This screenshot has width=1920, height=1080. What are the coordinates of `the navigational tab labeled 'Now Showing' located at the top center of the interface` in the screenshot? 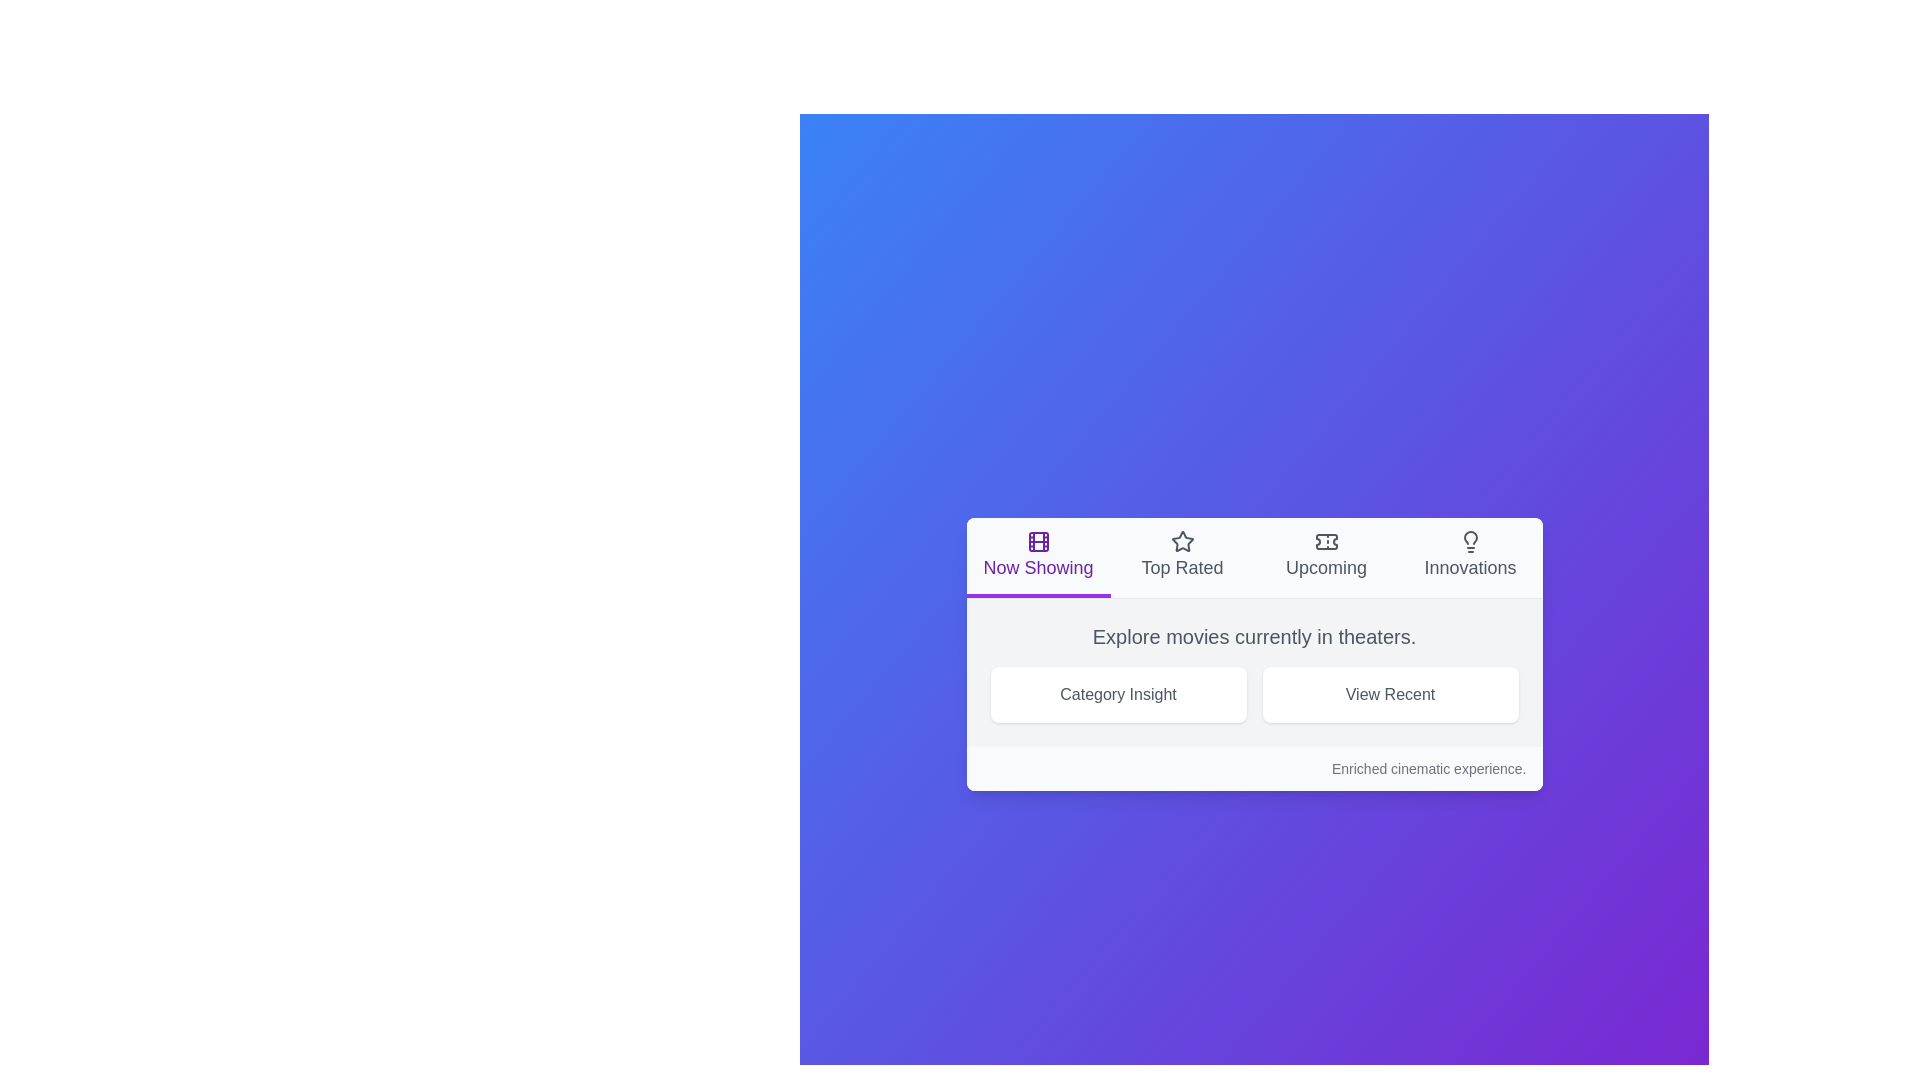 It's located at (1038, 555).